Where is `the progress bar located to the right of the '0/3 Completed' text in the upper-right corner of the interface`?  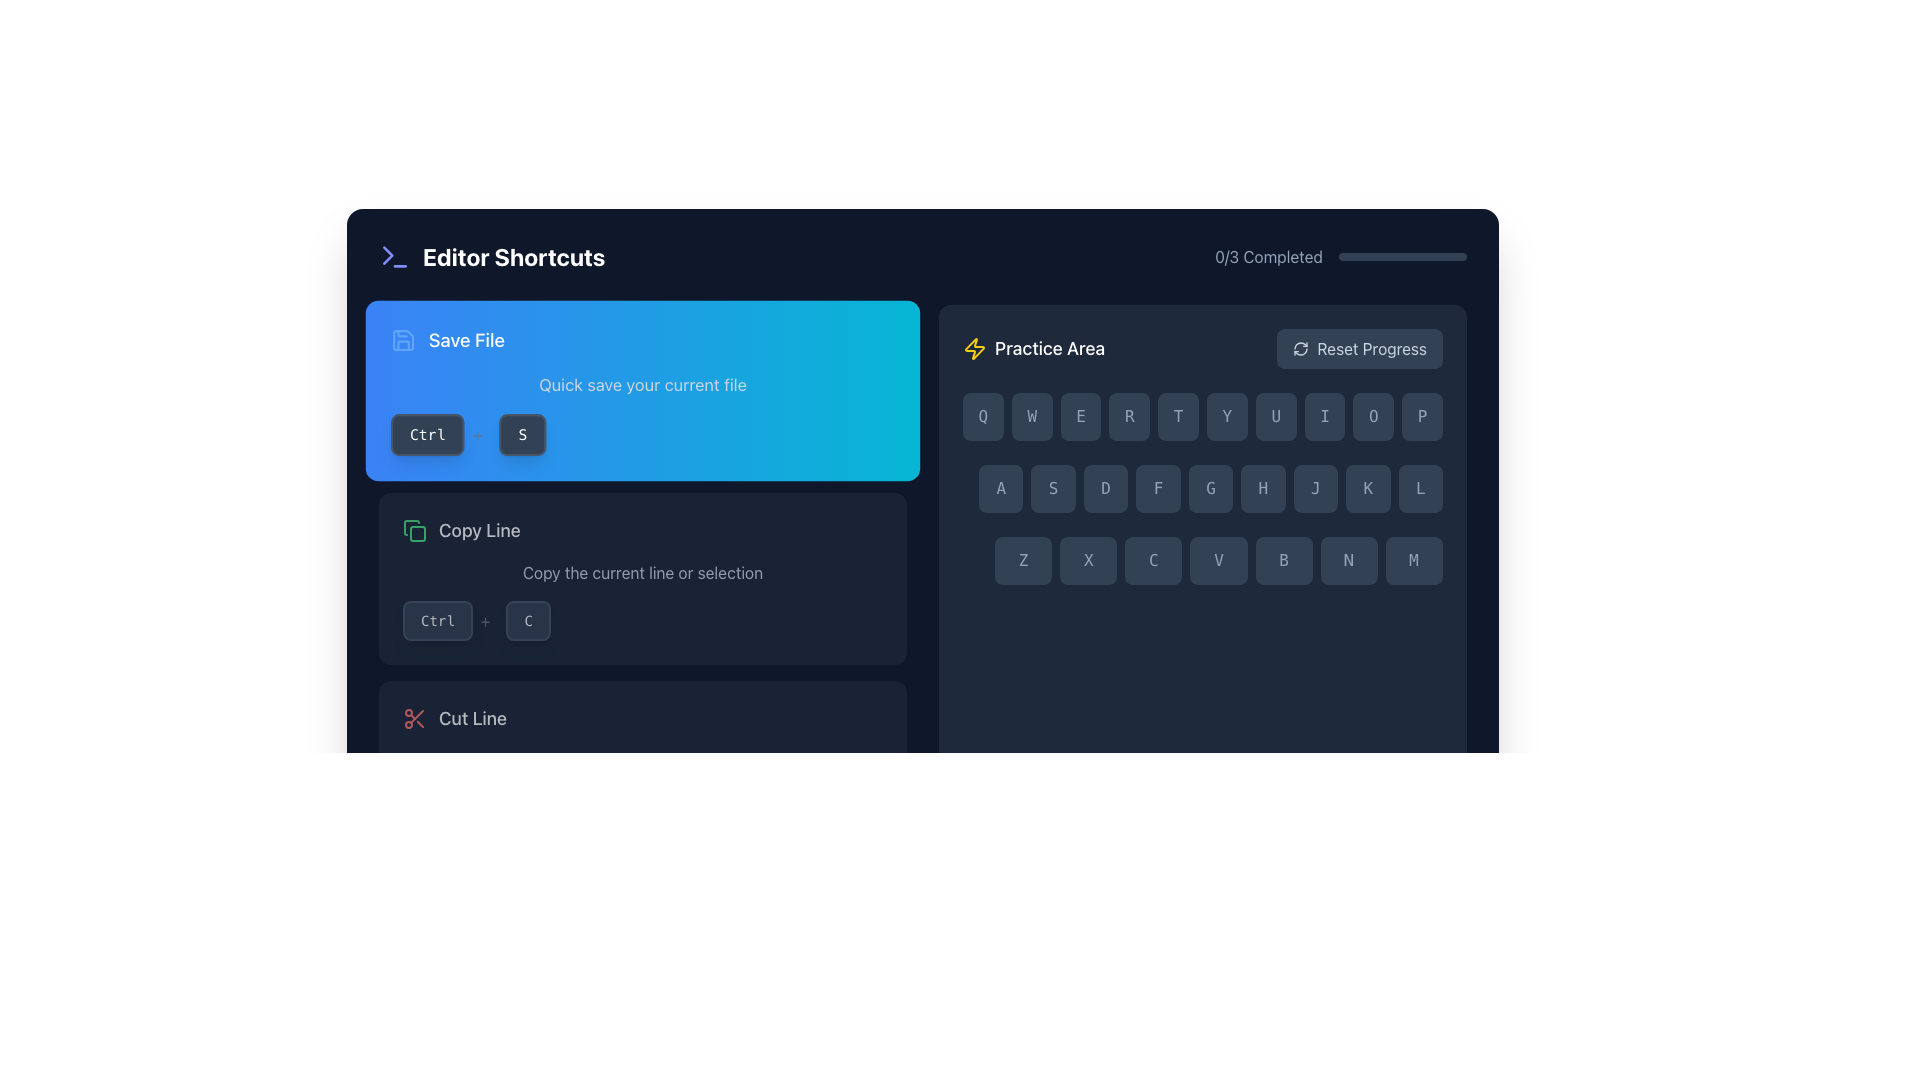 the progress bar located to the right of the '0/3 Completed' text in the upper-right corner of the interface is located at coordinates (1401, 256).